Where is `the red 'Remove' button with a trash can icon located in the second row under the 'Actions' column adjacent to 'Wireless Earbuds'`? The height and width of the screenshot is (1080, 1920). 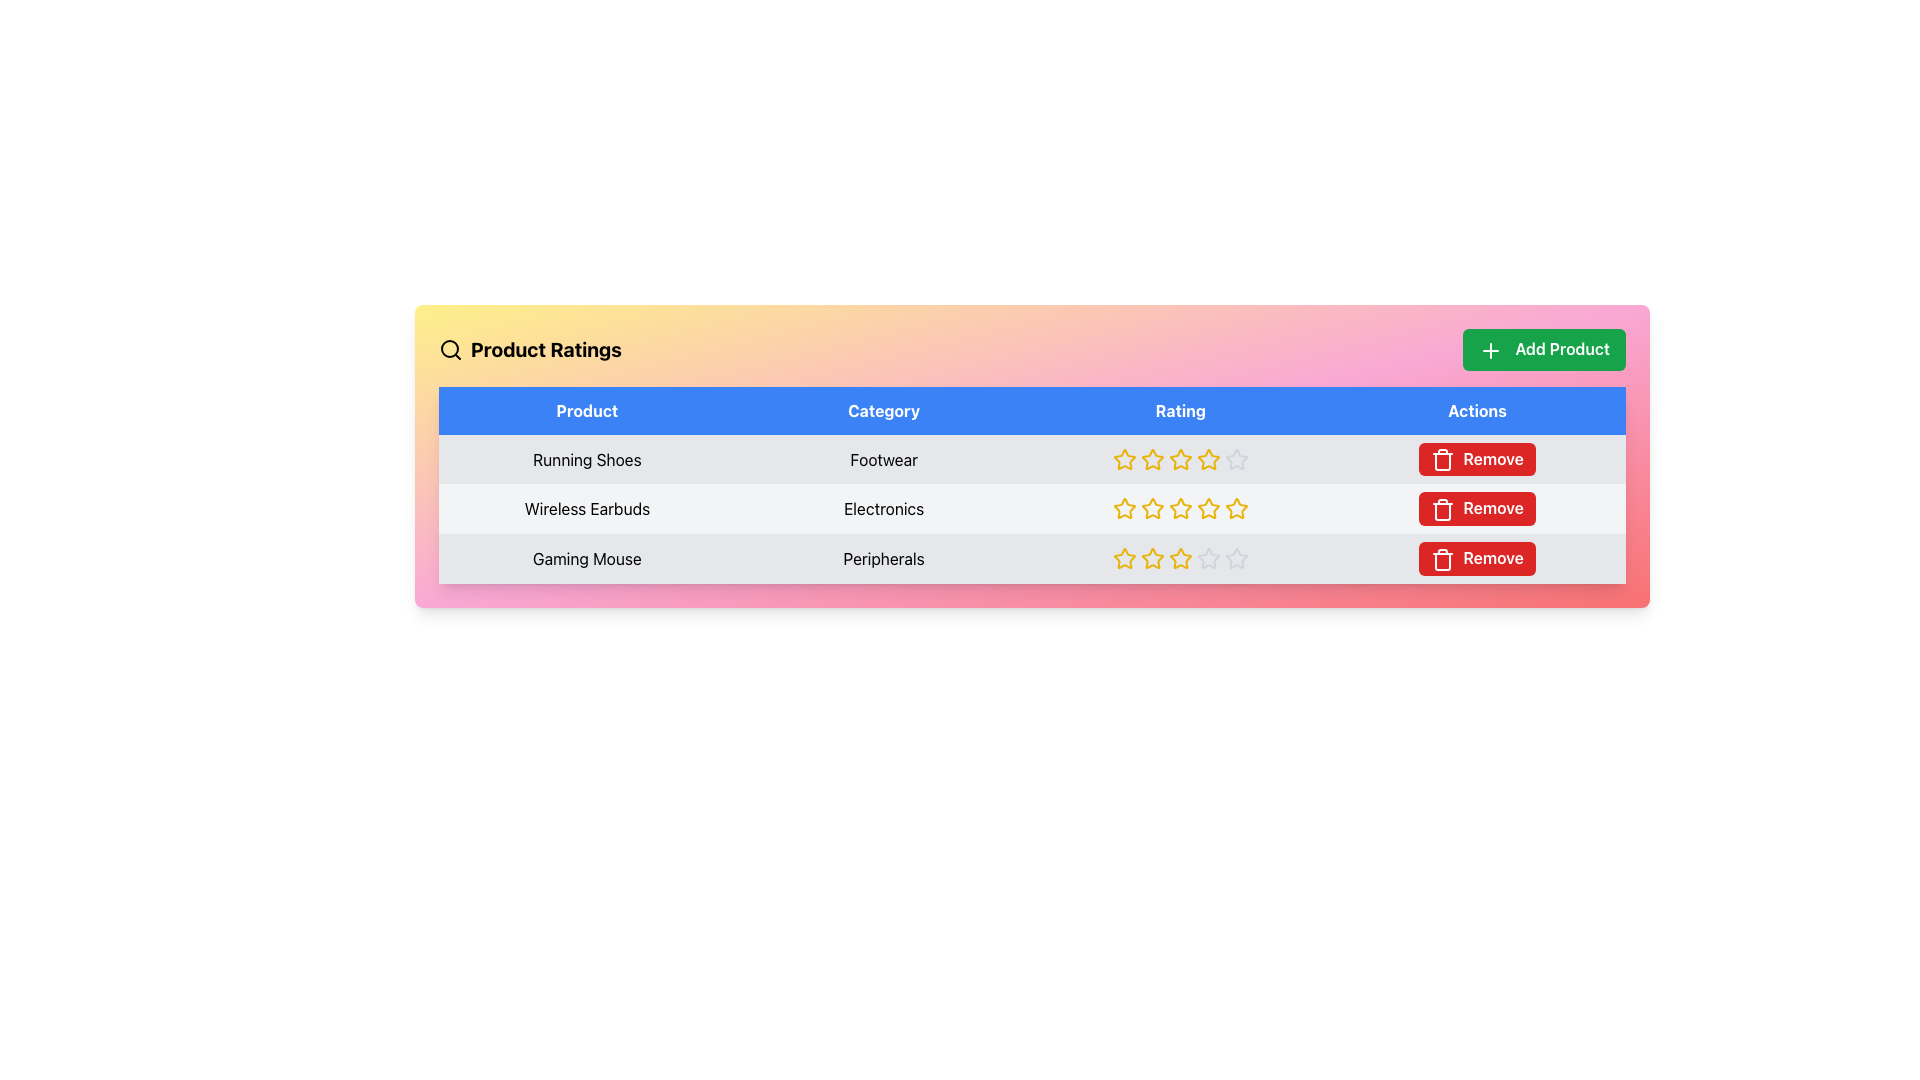
the red 'Remove' button with a trash can icon located in the second row under the 'Actions' column adjacent to 'Wireless Earbuds' is located at coordinates (1477, 508).